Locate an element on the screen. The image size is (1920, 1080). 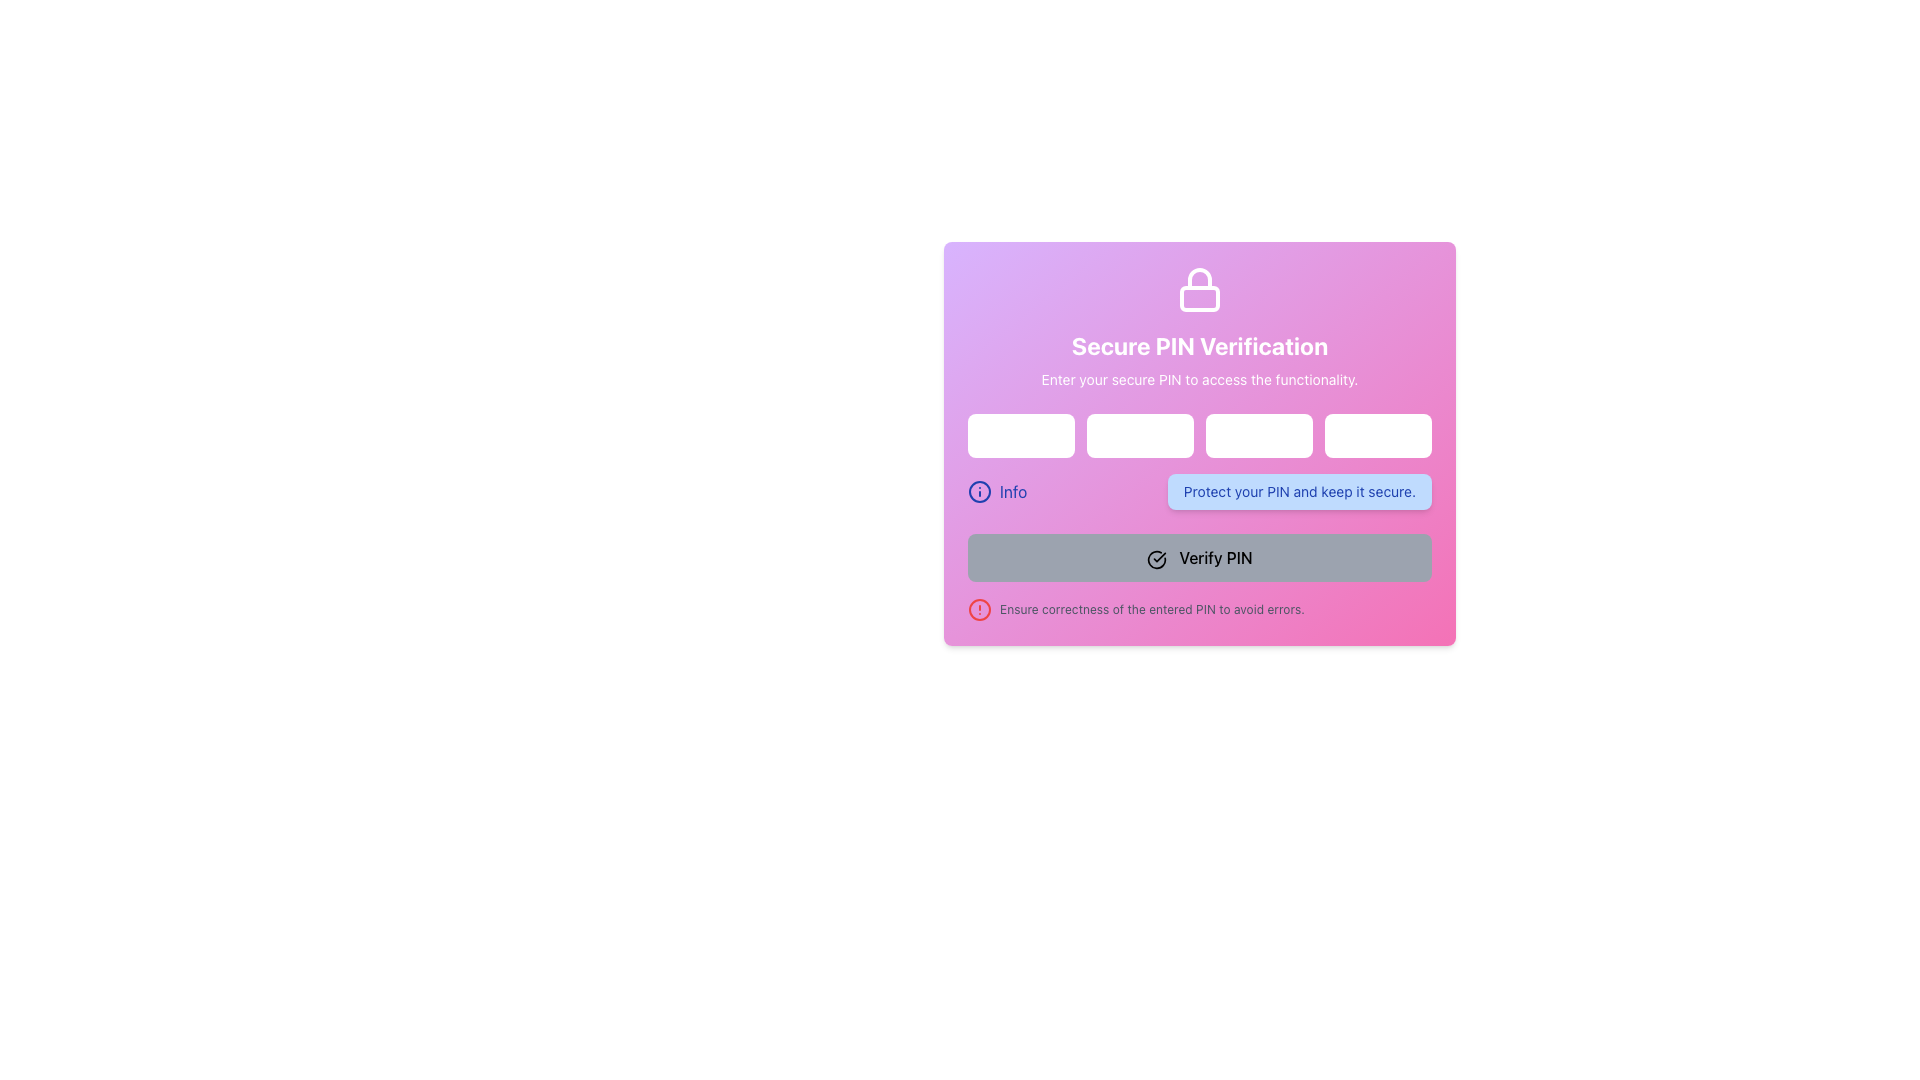
the button adjacent to the 'Verify PIN' label, which is indicated by the icon signifying a successful action is located at coordinates (1157, 559).